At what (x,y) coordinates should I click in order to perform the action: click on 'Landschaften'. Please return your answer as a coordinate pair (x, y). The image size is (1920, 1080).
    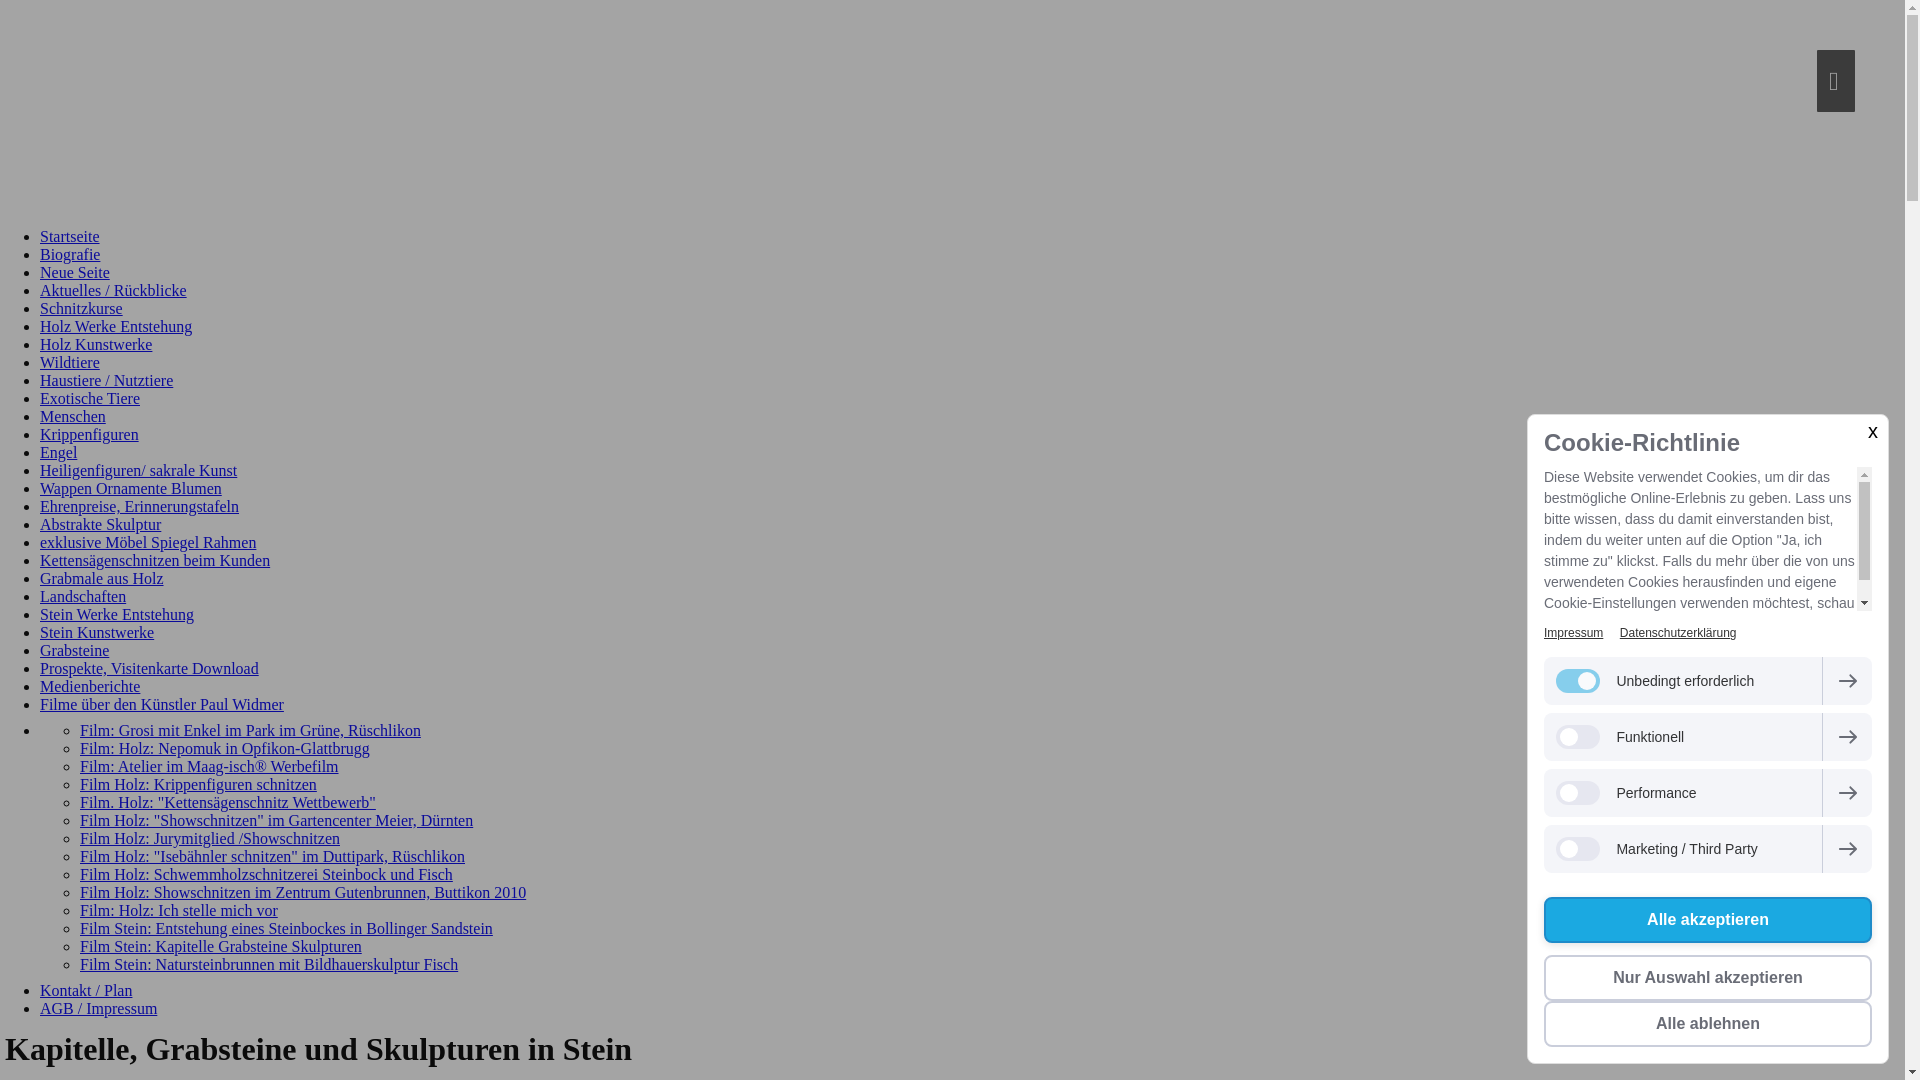
    Looking at the image, I should click on (81, 595).